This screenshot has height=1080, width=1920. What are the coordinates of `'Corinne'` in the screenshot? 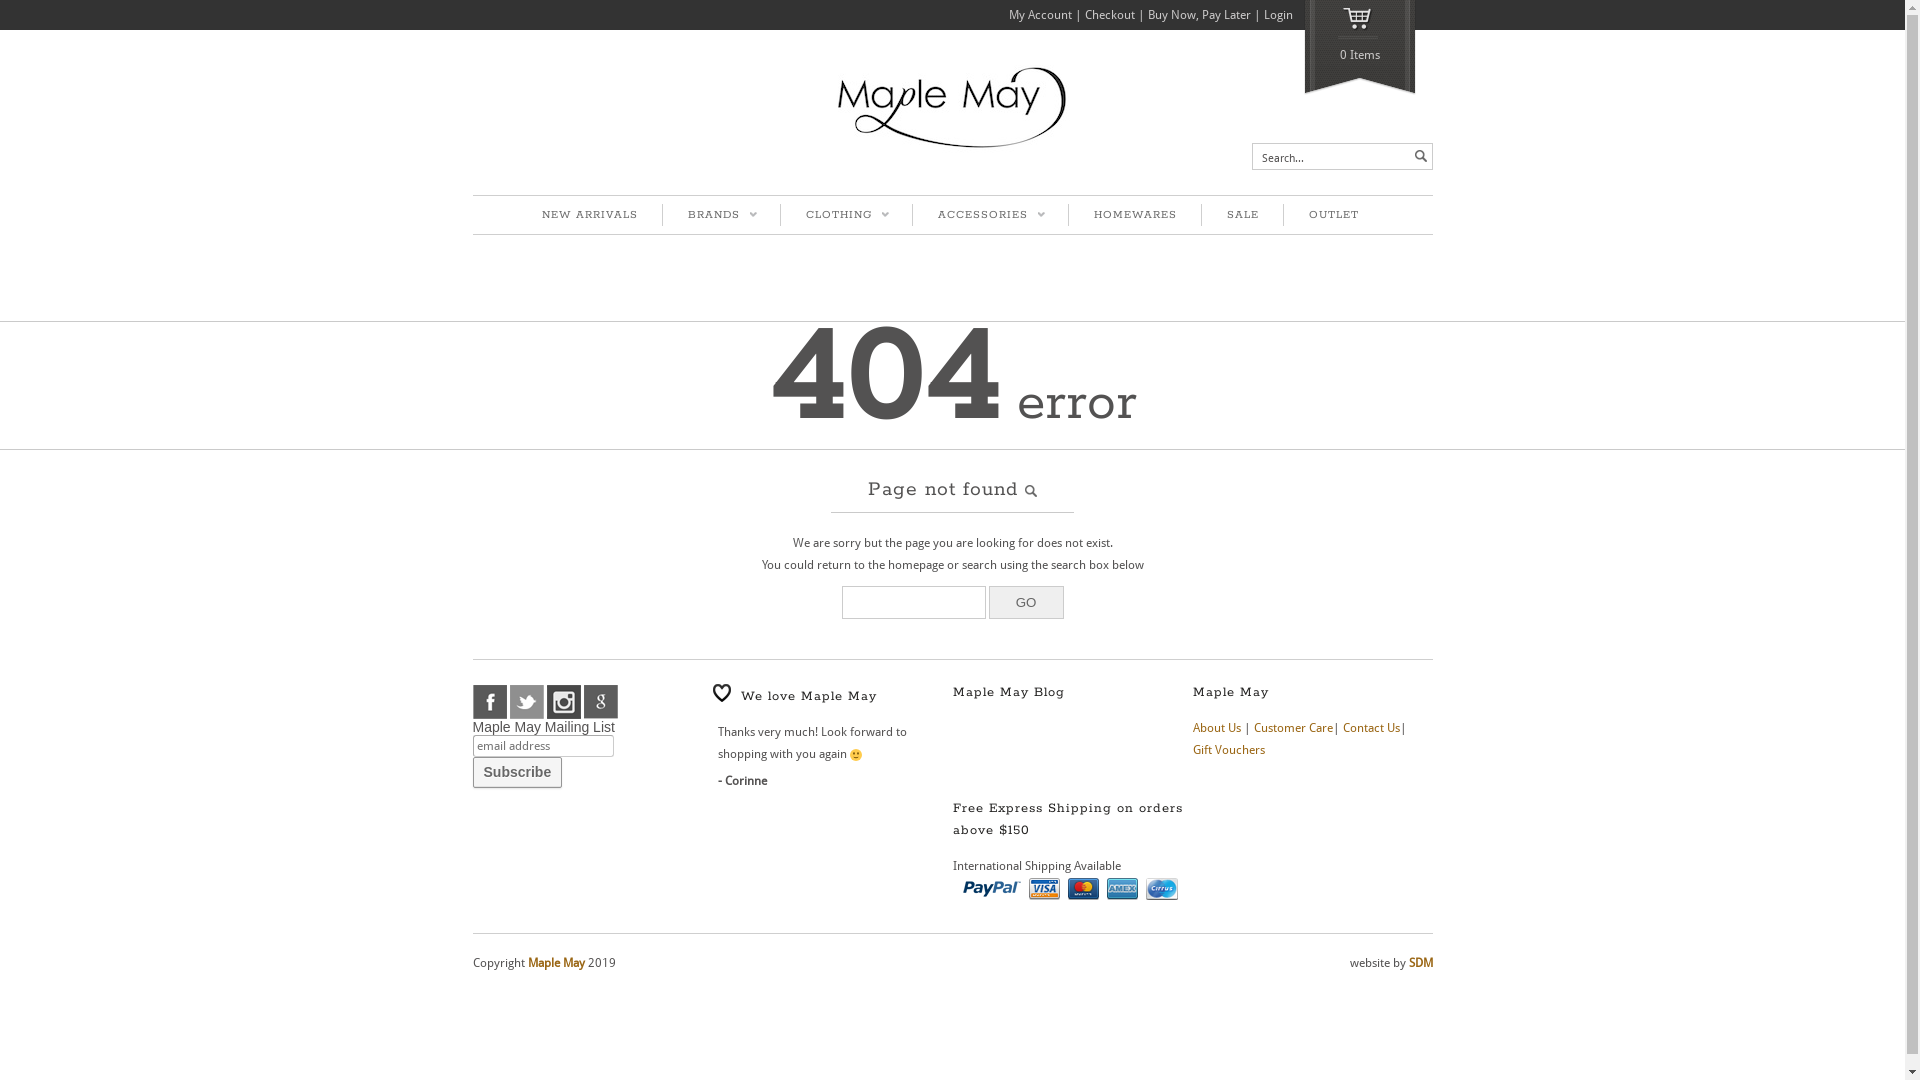 It's located at (738, 779).